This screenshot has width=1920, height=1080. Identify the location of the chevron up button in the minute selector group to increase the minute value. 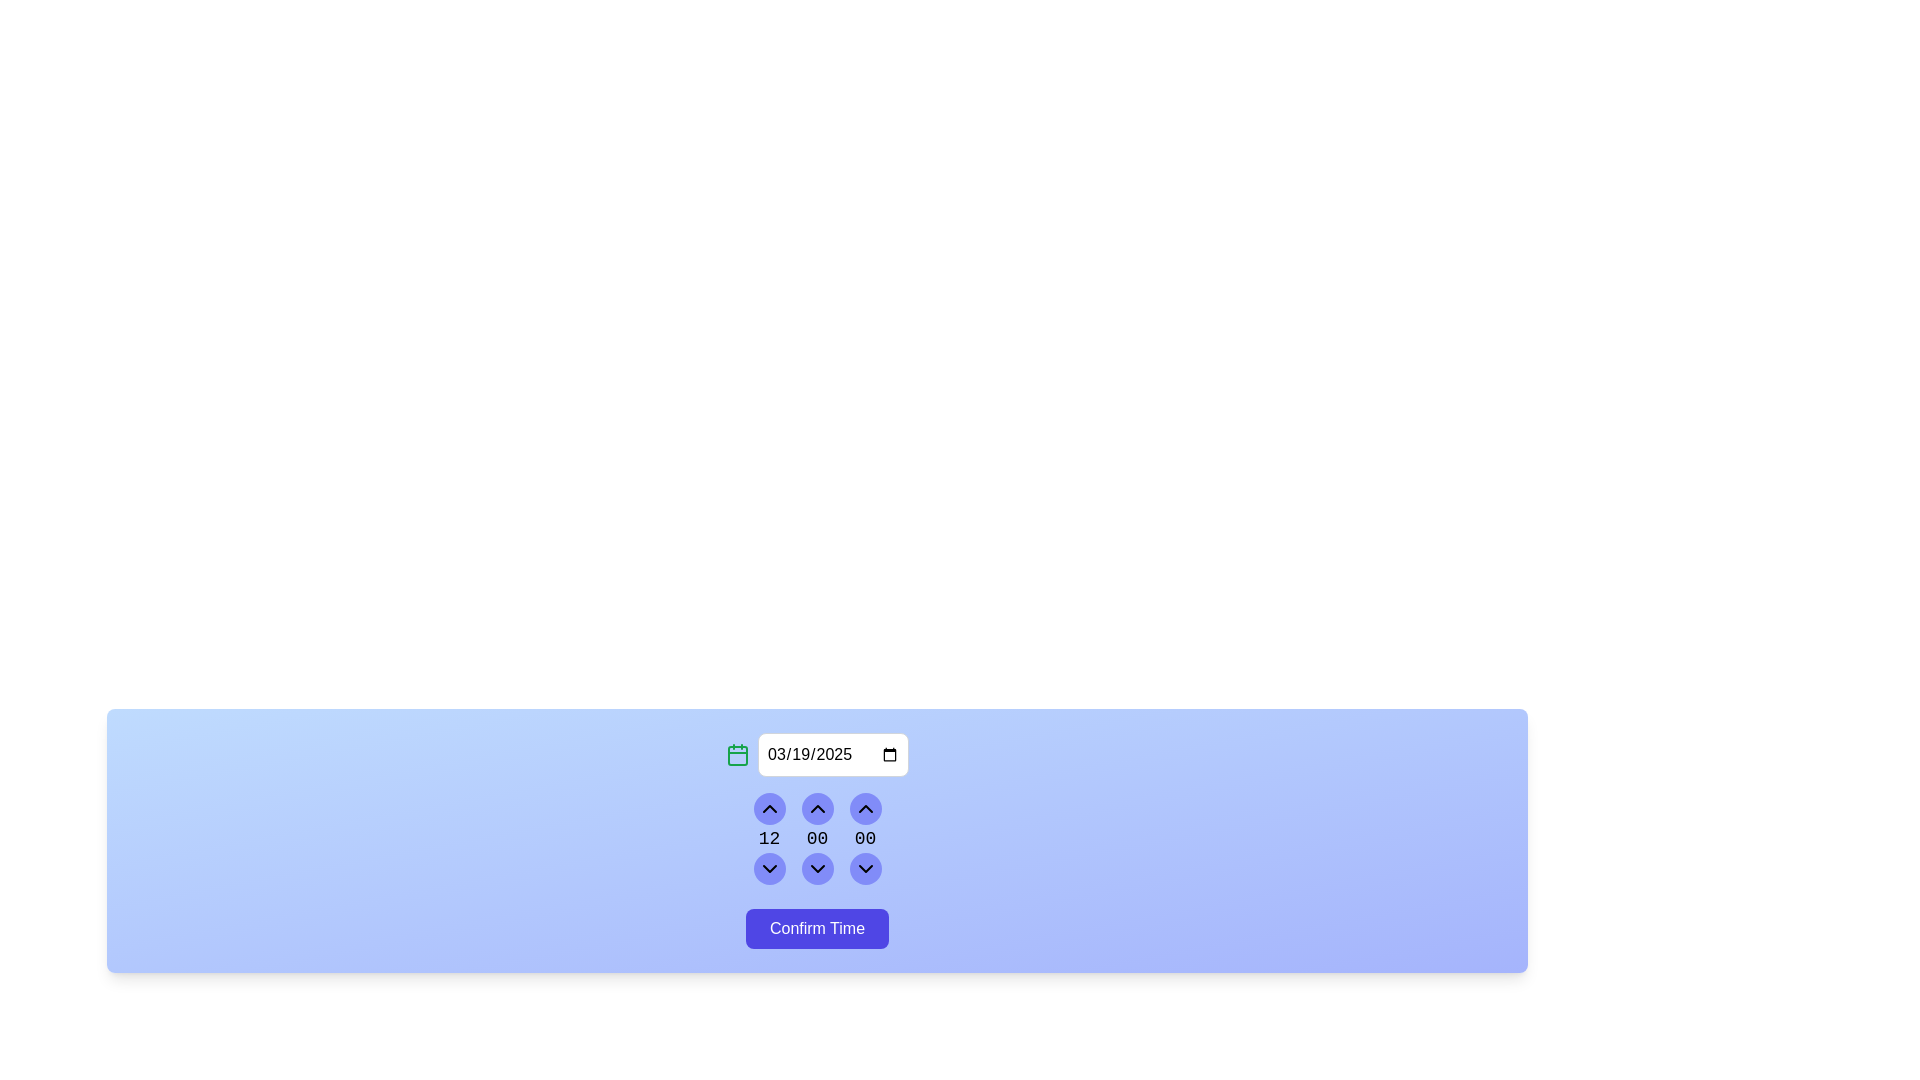
(817, 808).